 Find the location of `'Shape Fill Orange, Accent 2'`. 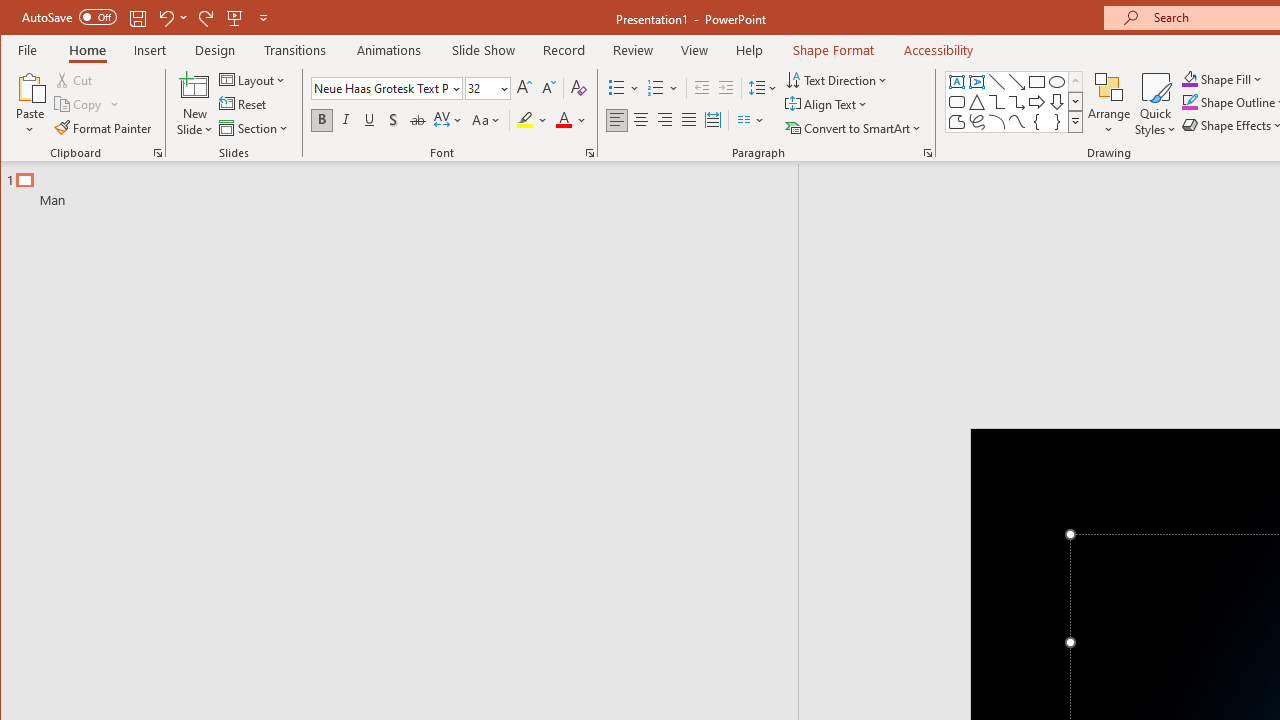

'Shape Fill Orange, Accent 2' is located at coordinates (1189, 78).